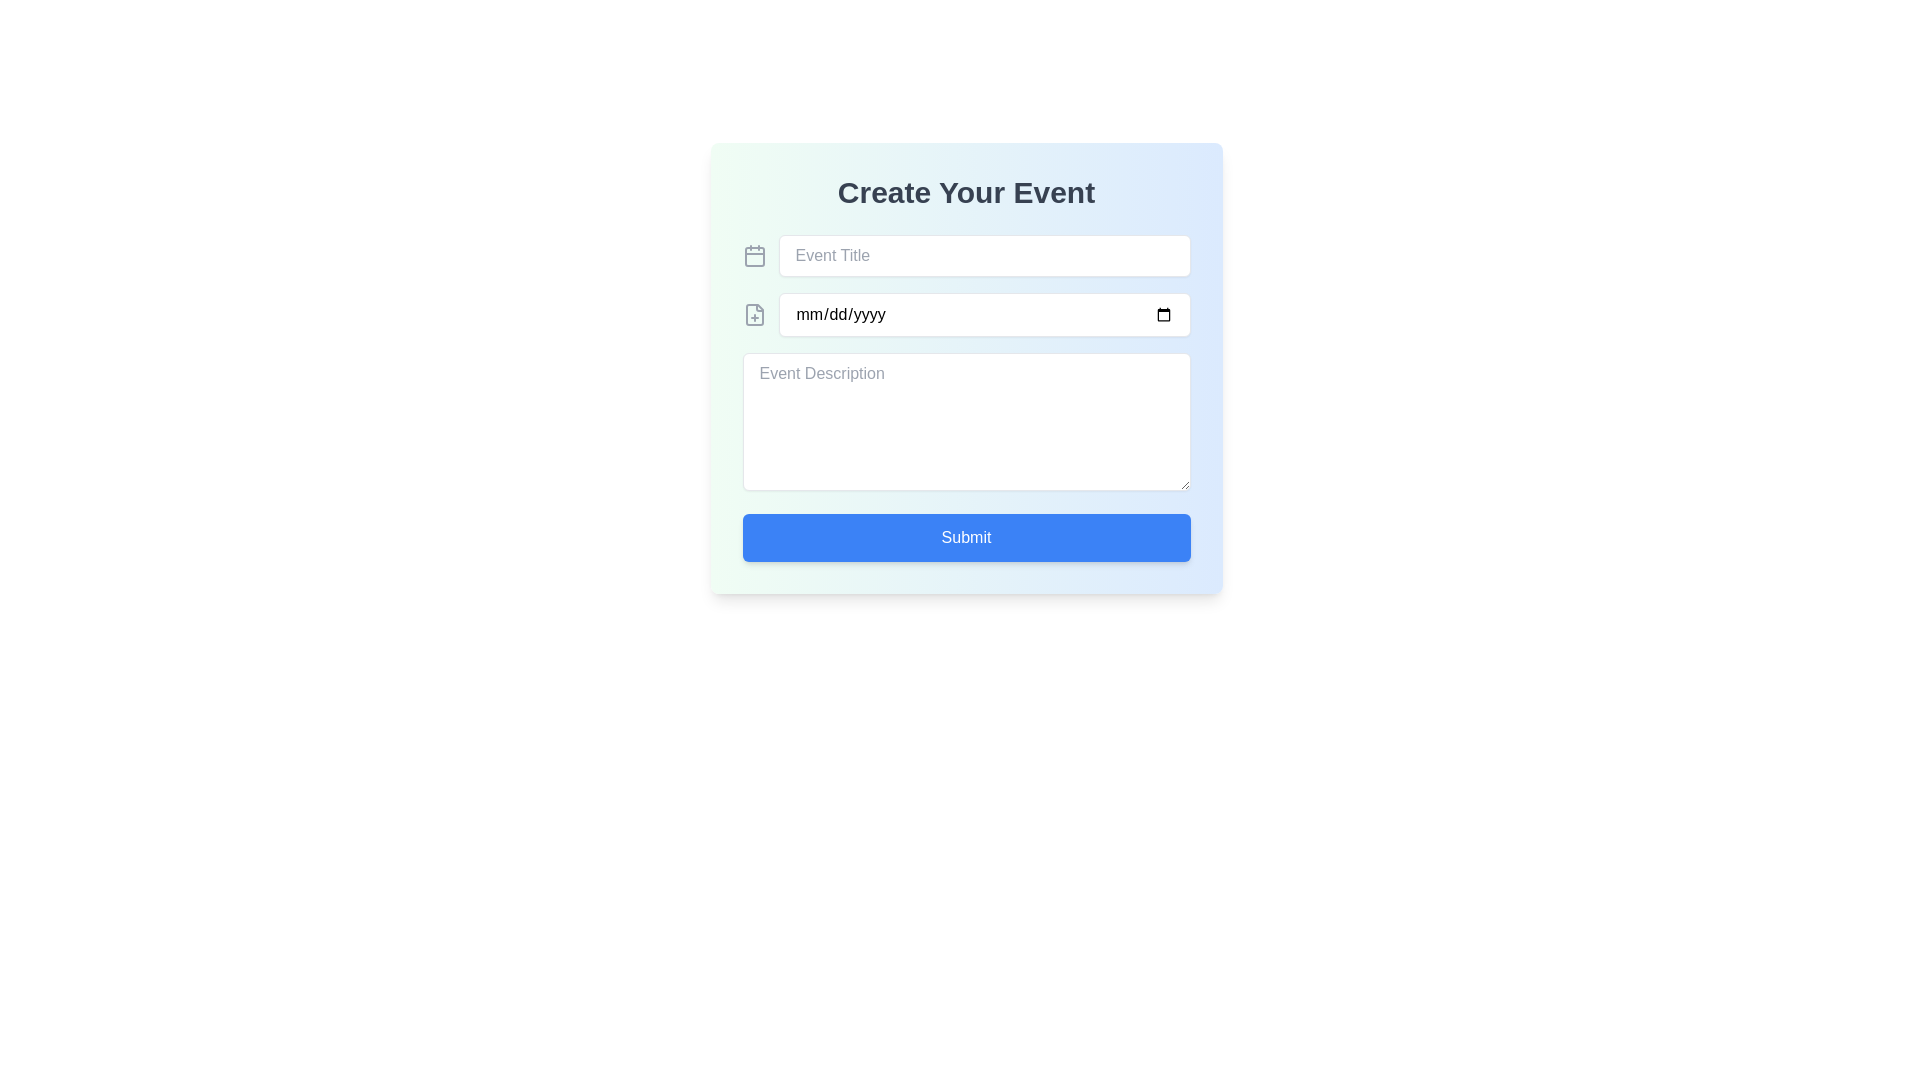 This screenshot has height=1080, width=1920. Describe the element at coordinates (966, 398) in the screenshot. I see `to select text within the Text Input Area located in the 'Create Your Event' section, positioned above the blue 'Submit' button` at that location.